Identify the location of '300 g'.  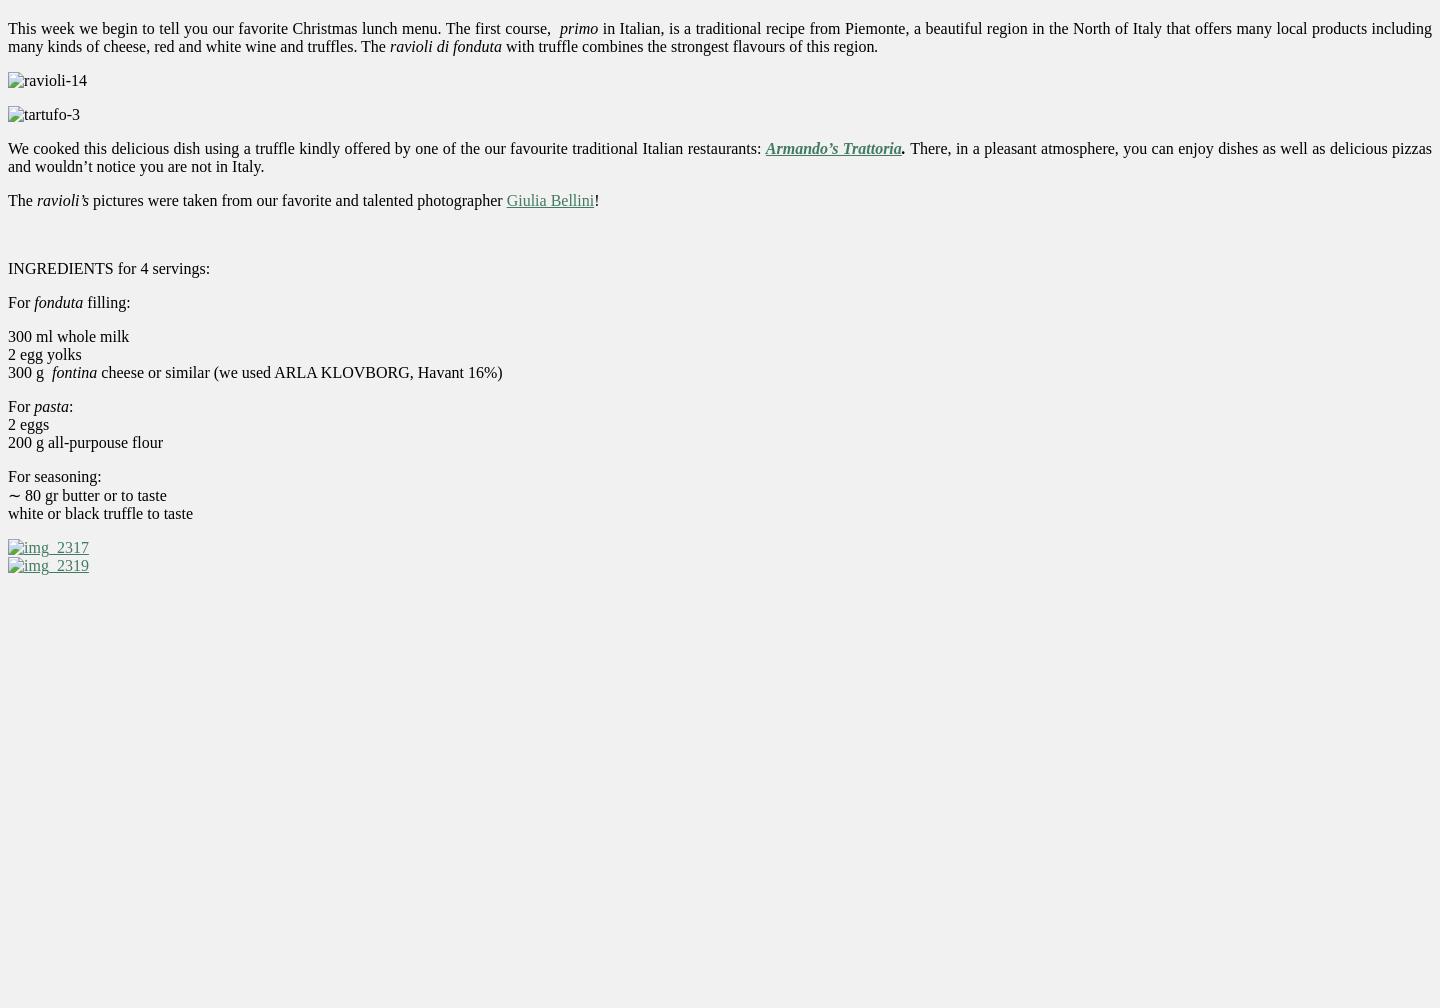
(7, 371).